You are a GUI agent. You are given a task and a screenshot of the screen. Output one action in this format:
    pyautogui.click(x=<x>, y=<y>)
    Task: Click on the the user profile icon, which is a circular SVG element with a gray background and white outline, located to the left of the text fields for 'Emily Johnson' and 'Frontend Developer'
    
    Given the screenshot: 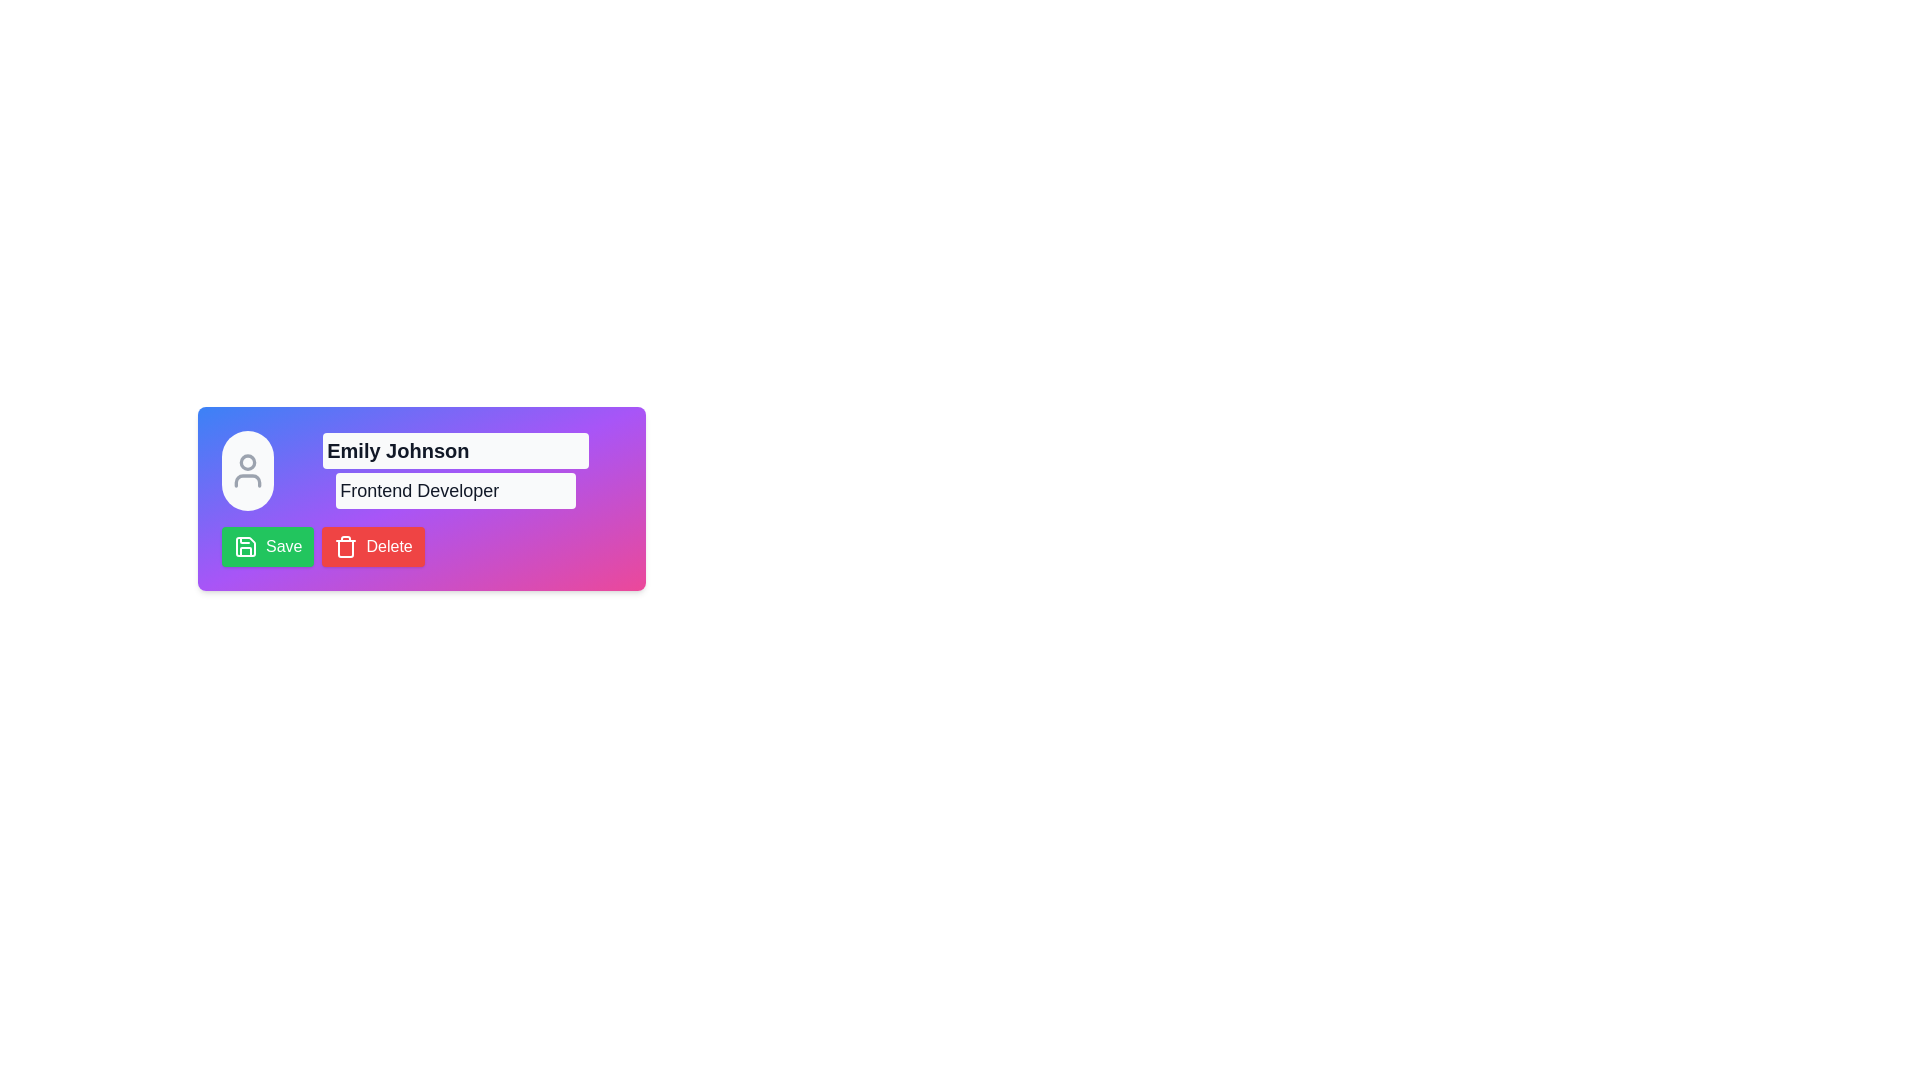 What is the action you would take?
    pyautogui.click(x=247, y=470)
    